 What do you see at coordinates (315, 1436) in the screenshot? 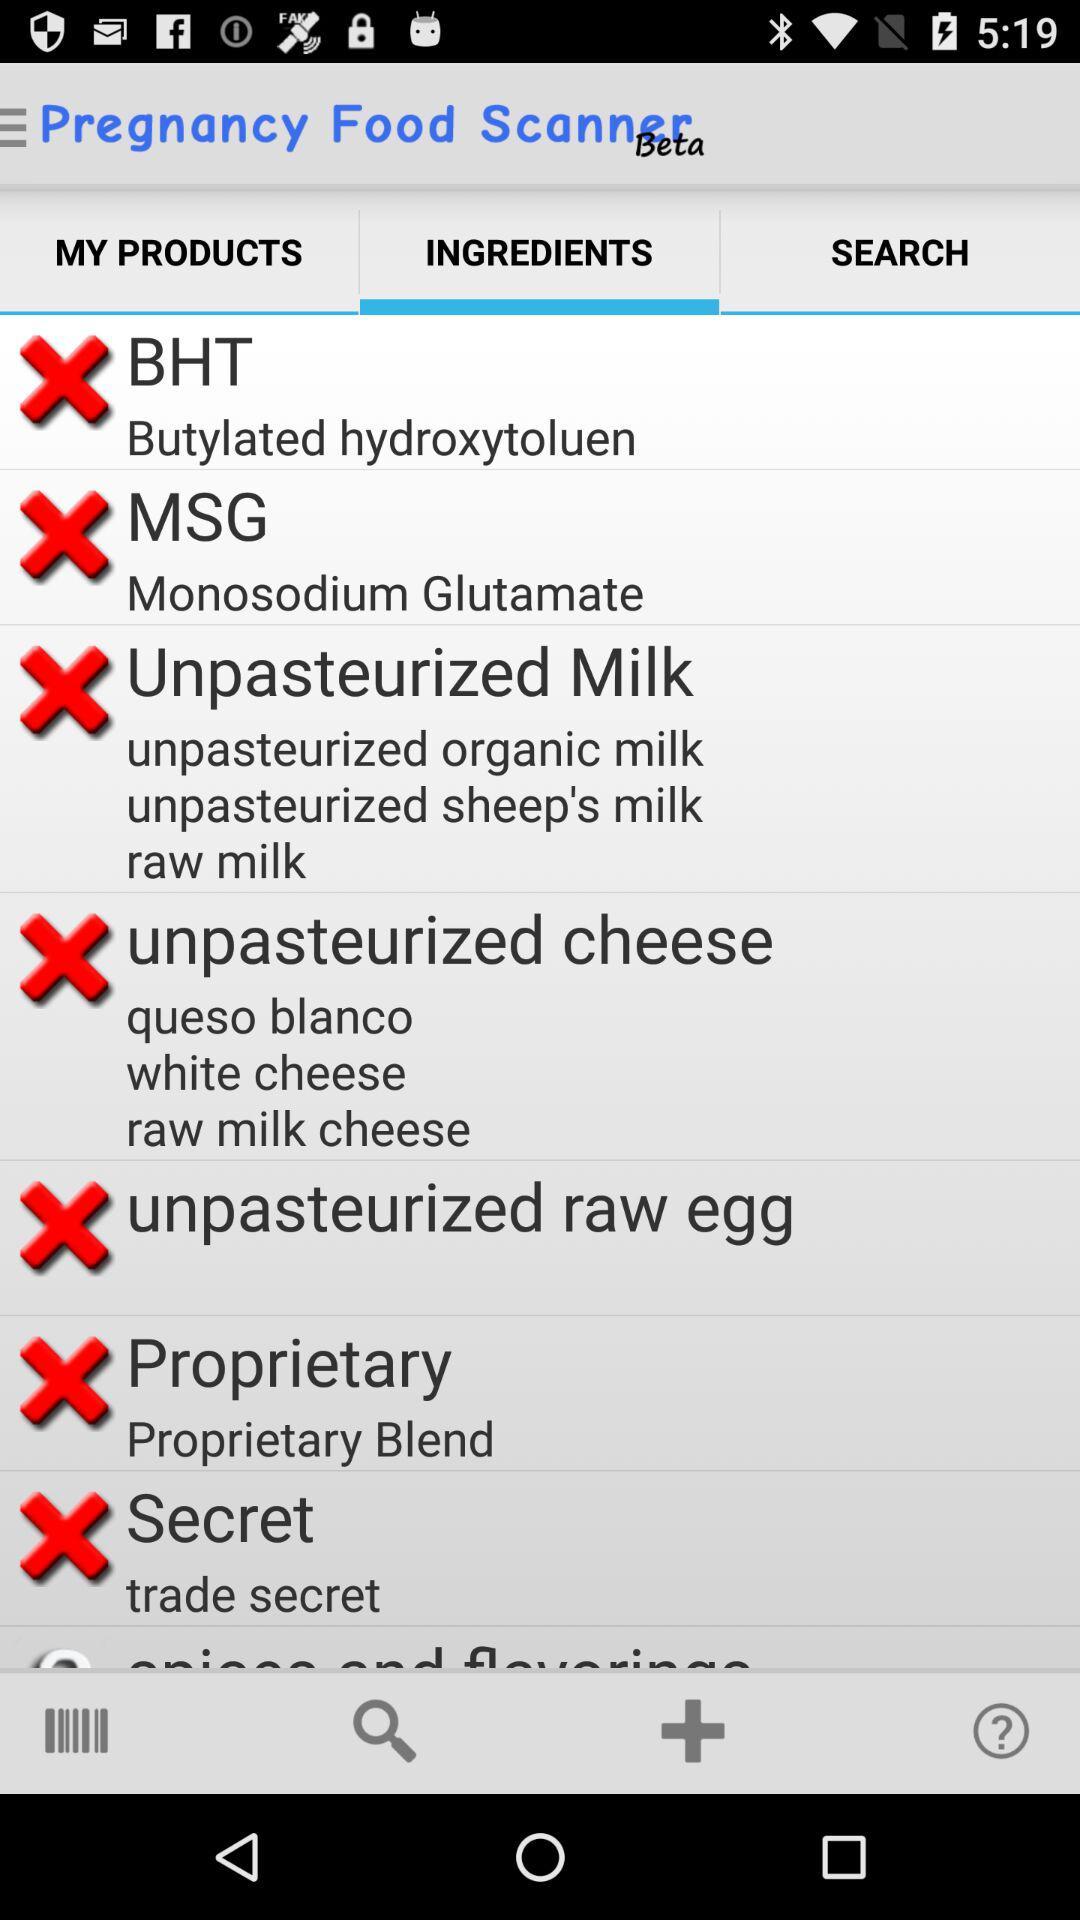
I see `icon below the proprietary item` at bounding box center [315, 1436].